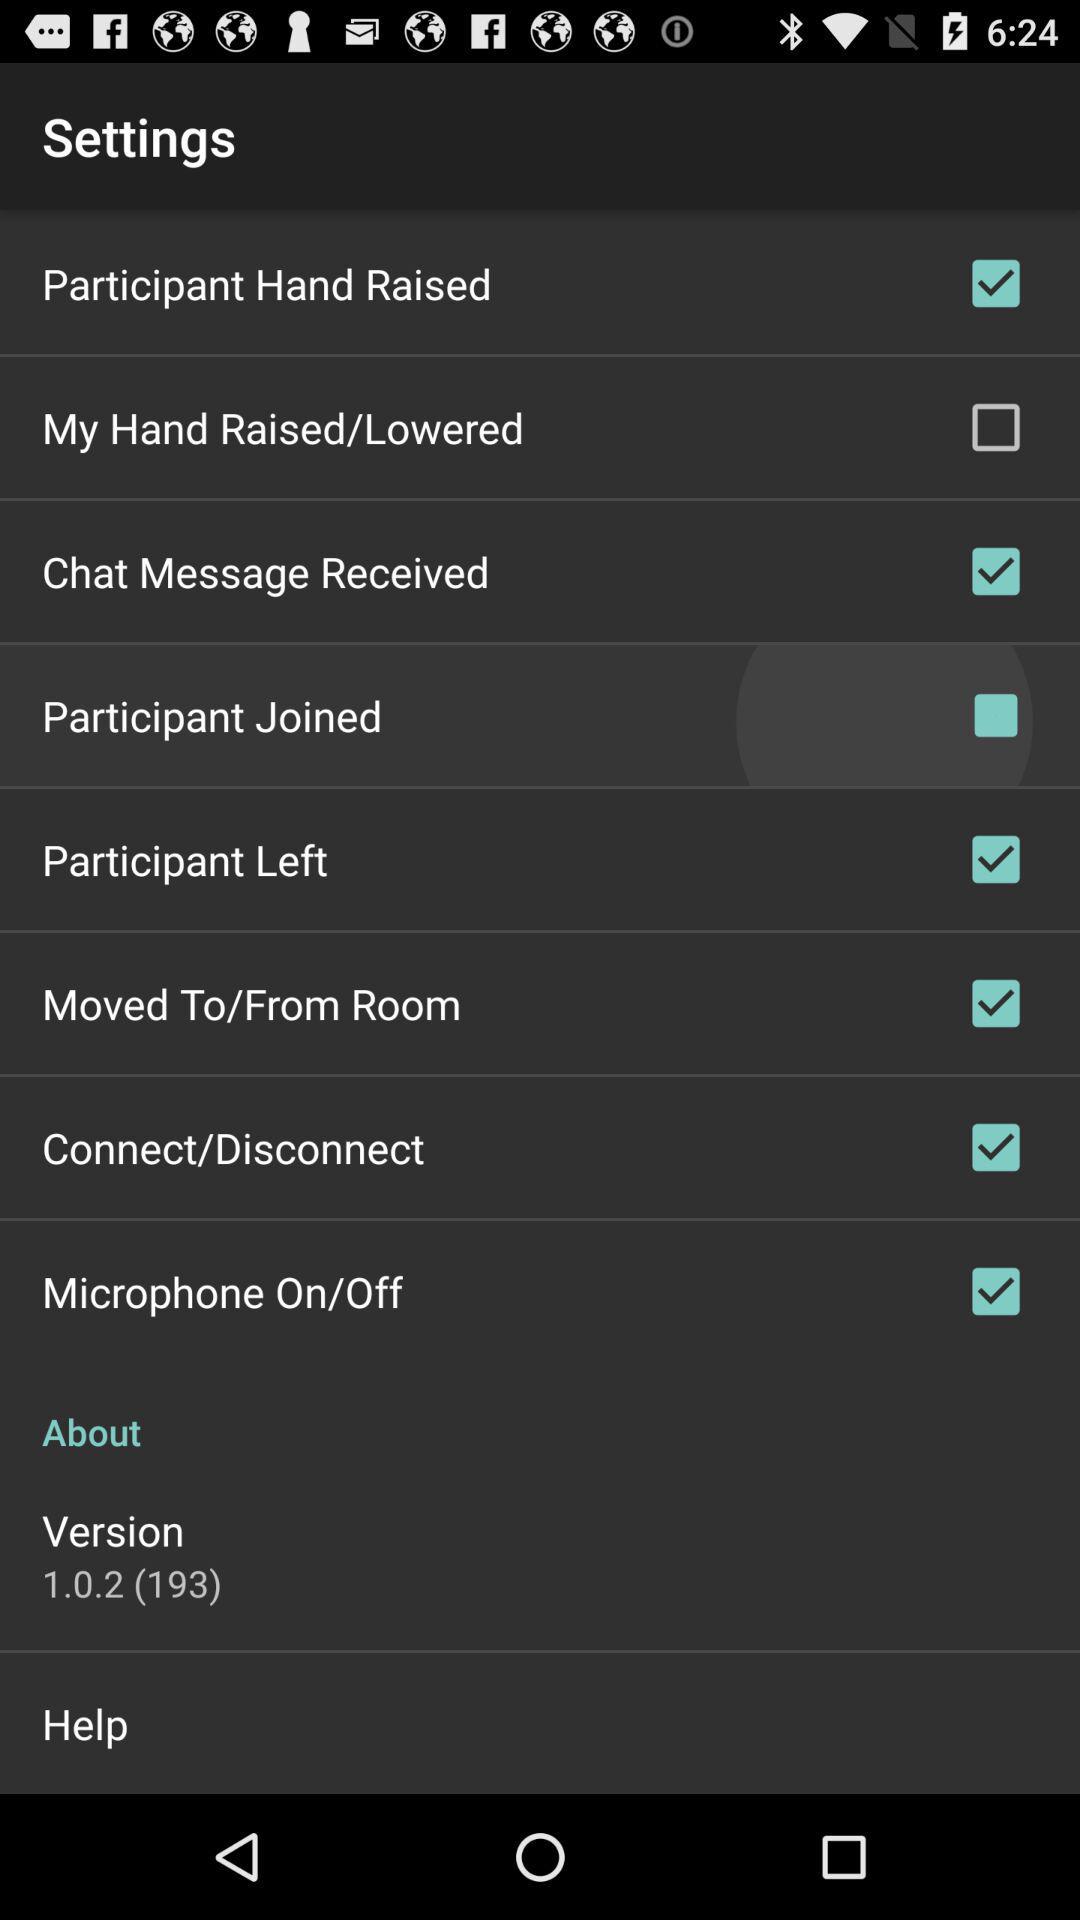  I want to click on square button right to text my hand raisedlowered, so click(995, 426).